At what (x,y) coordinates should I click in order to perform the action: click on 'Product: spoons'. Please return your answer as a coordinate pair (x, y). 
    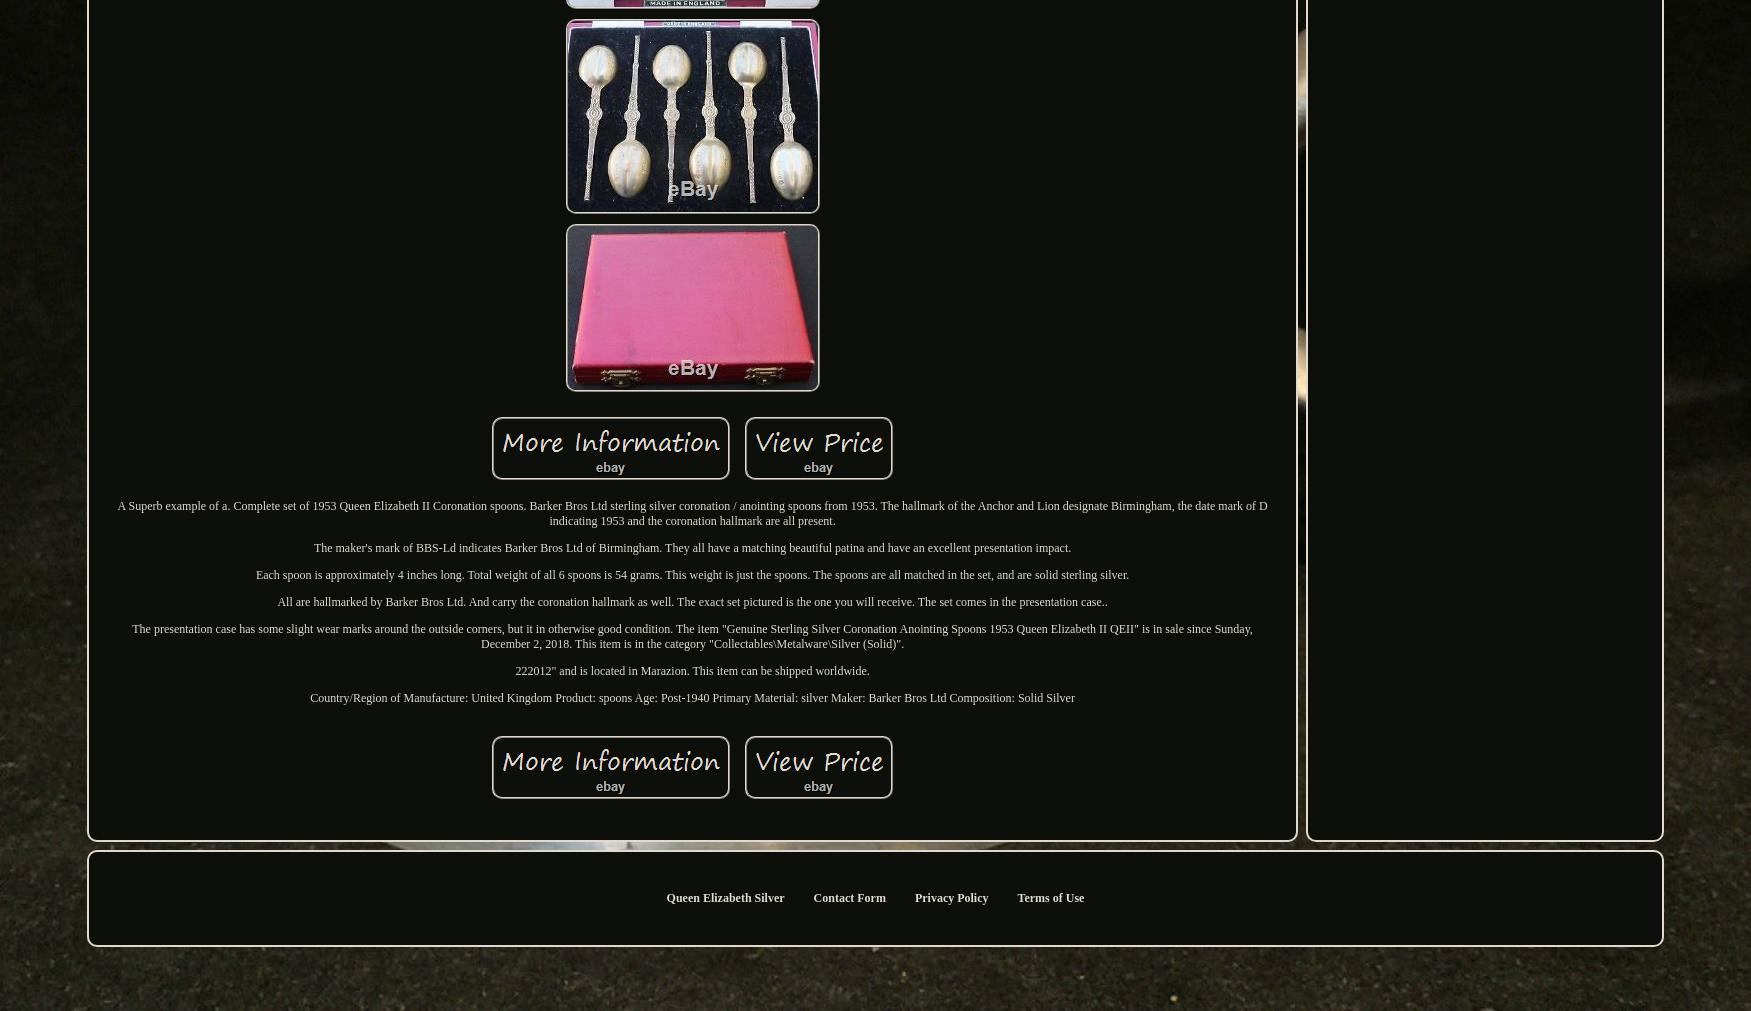
    Looking at the image, I should click on (593, 696).